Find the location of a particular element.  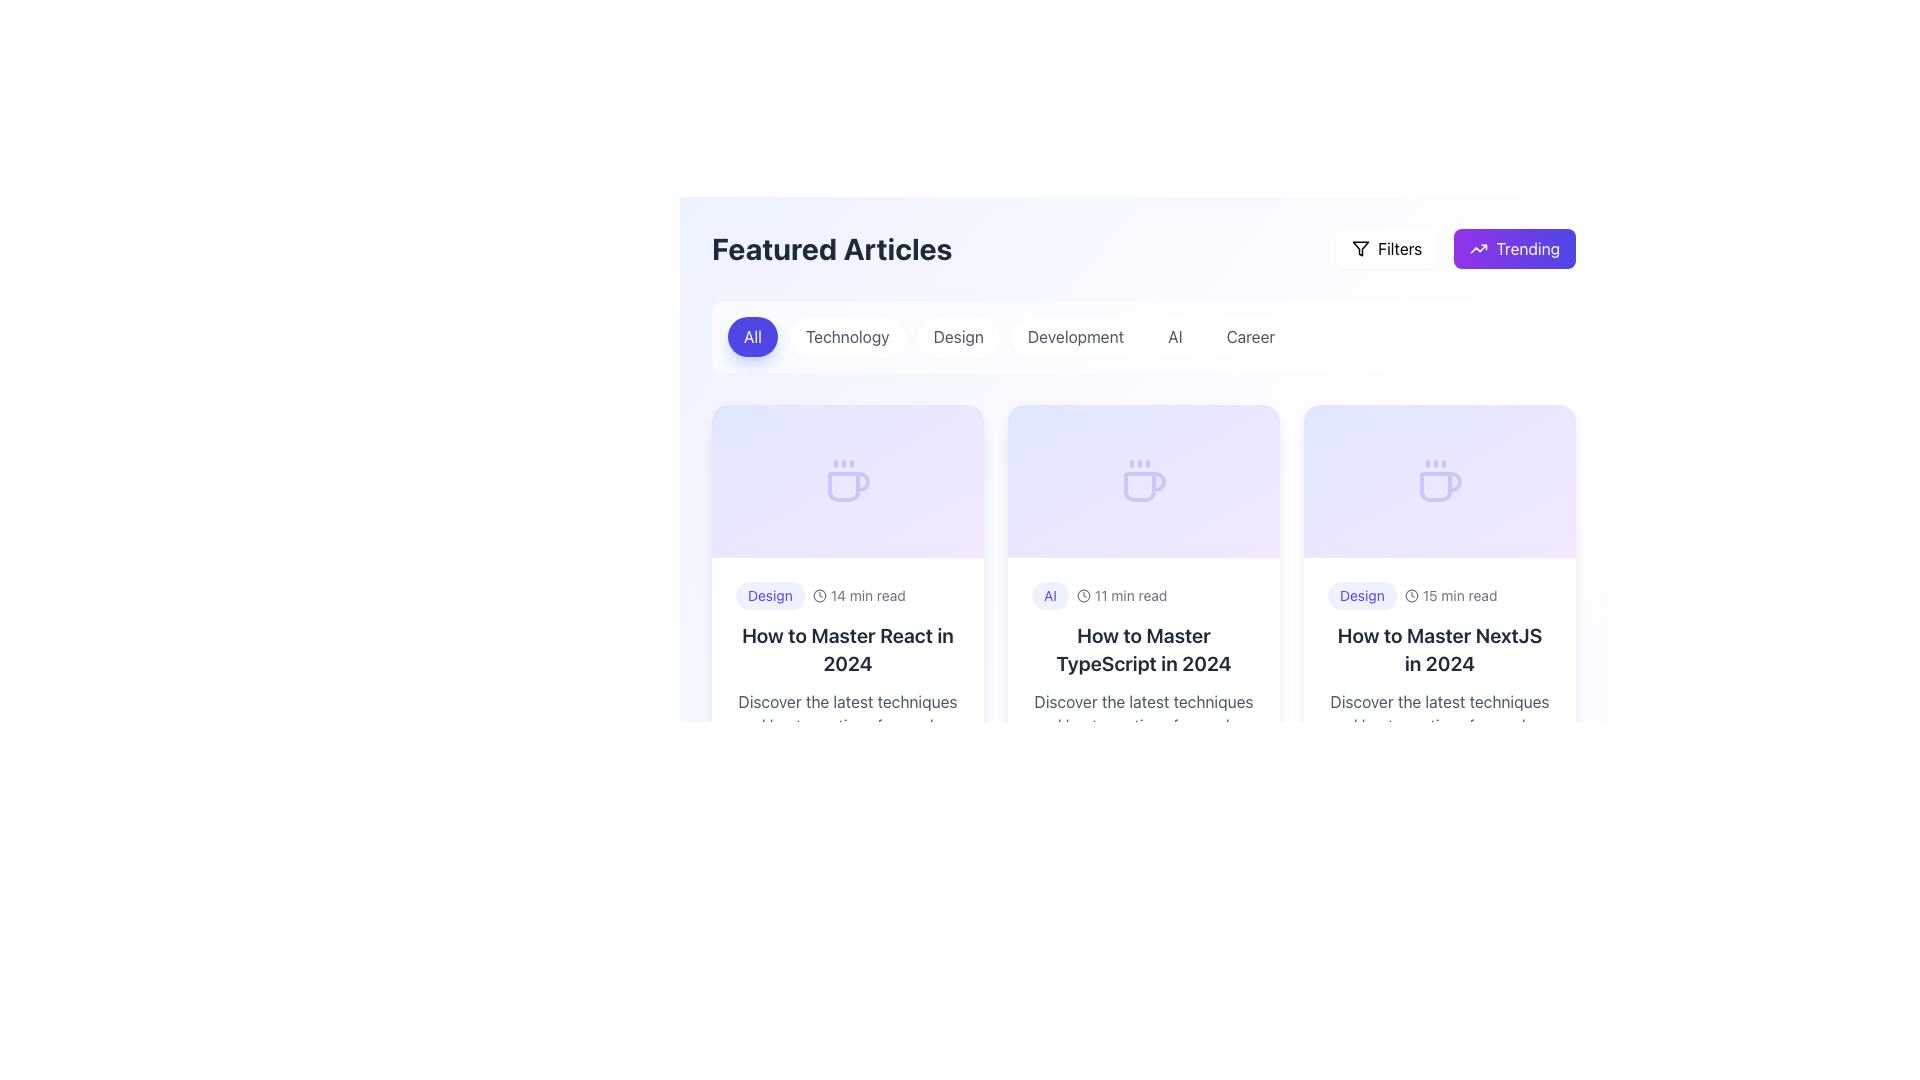

the text block displaying a preview of the article's content, which reads 'Discover the latest techniques and best practices for modern web development...' and is located under the title 'How to Master React in 2024' is located at coordinates (848, 712).